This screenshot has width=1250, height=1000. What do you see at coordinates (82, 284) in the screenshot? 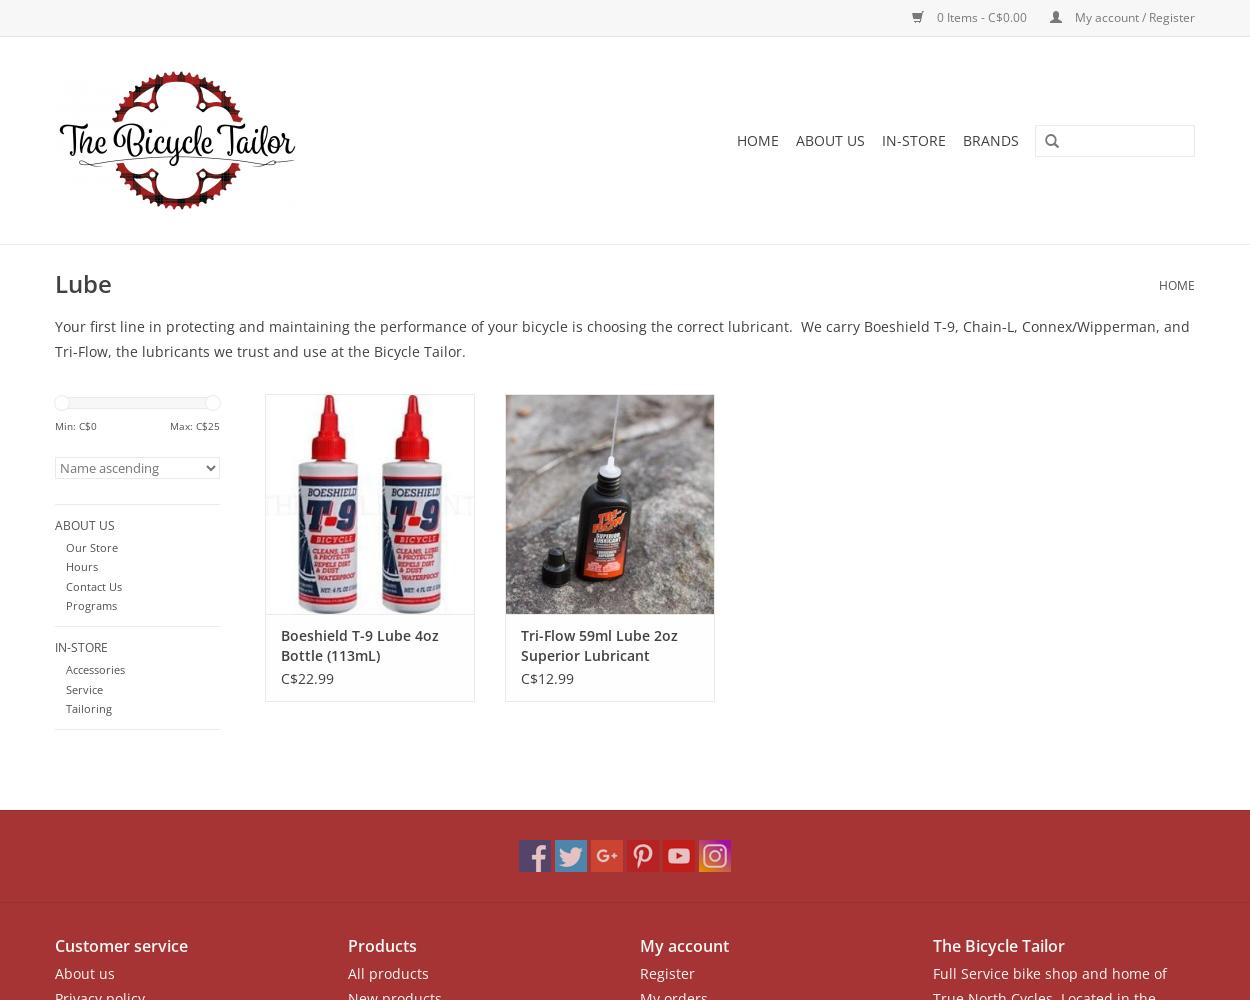
I see `'Lube'` at bounding box center [82, 284].